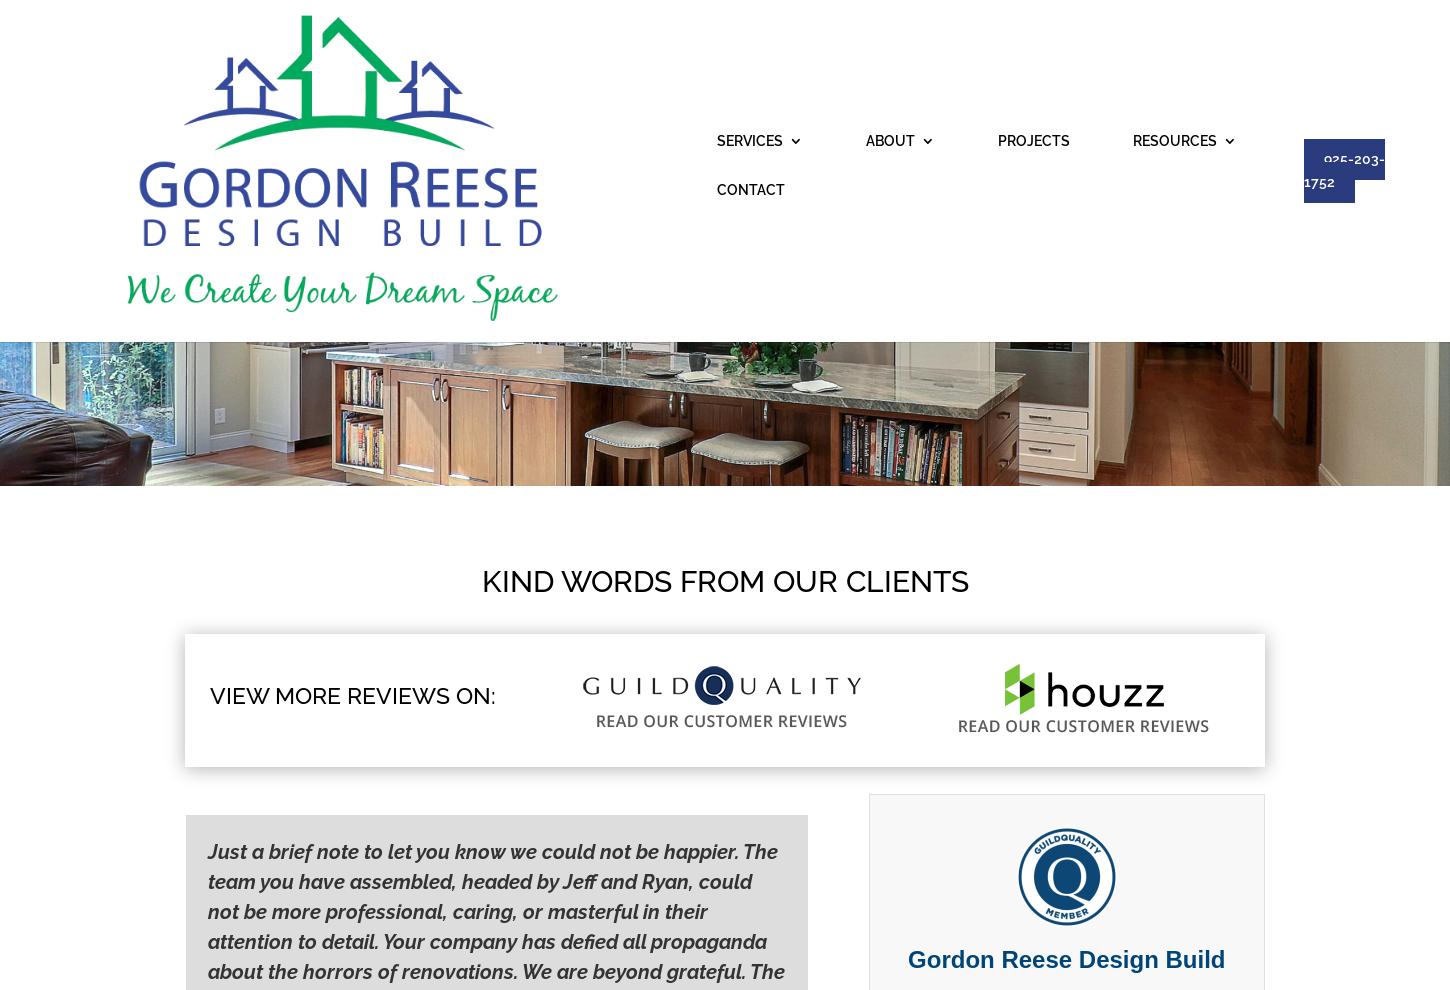 The height and width of the screenshot is (990, 1450). What do you see at coordinates (624, 167) in the screenshot?
I see `'Awards'` at bounding box center [624, 167].